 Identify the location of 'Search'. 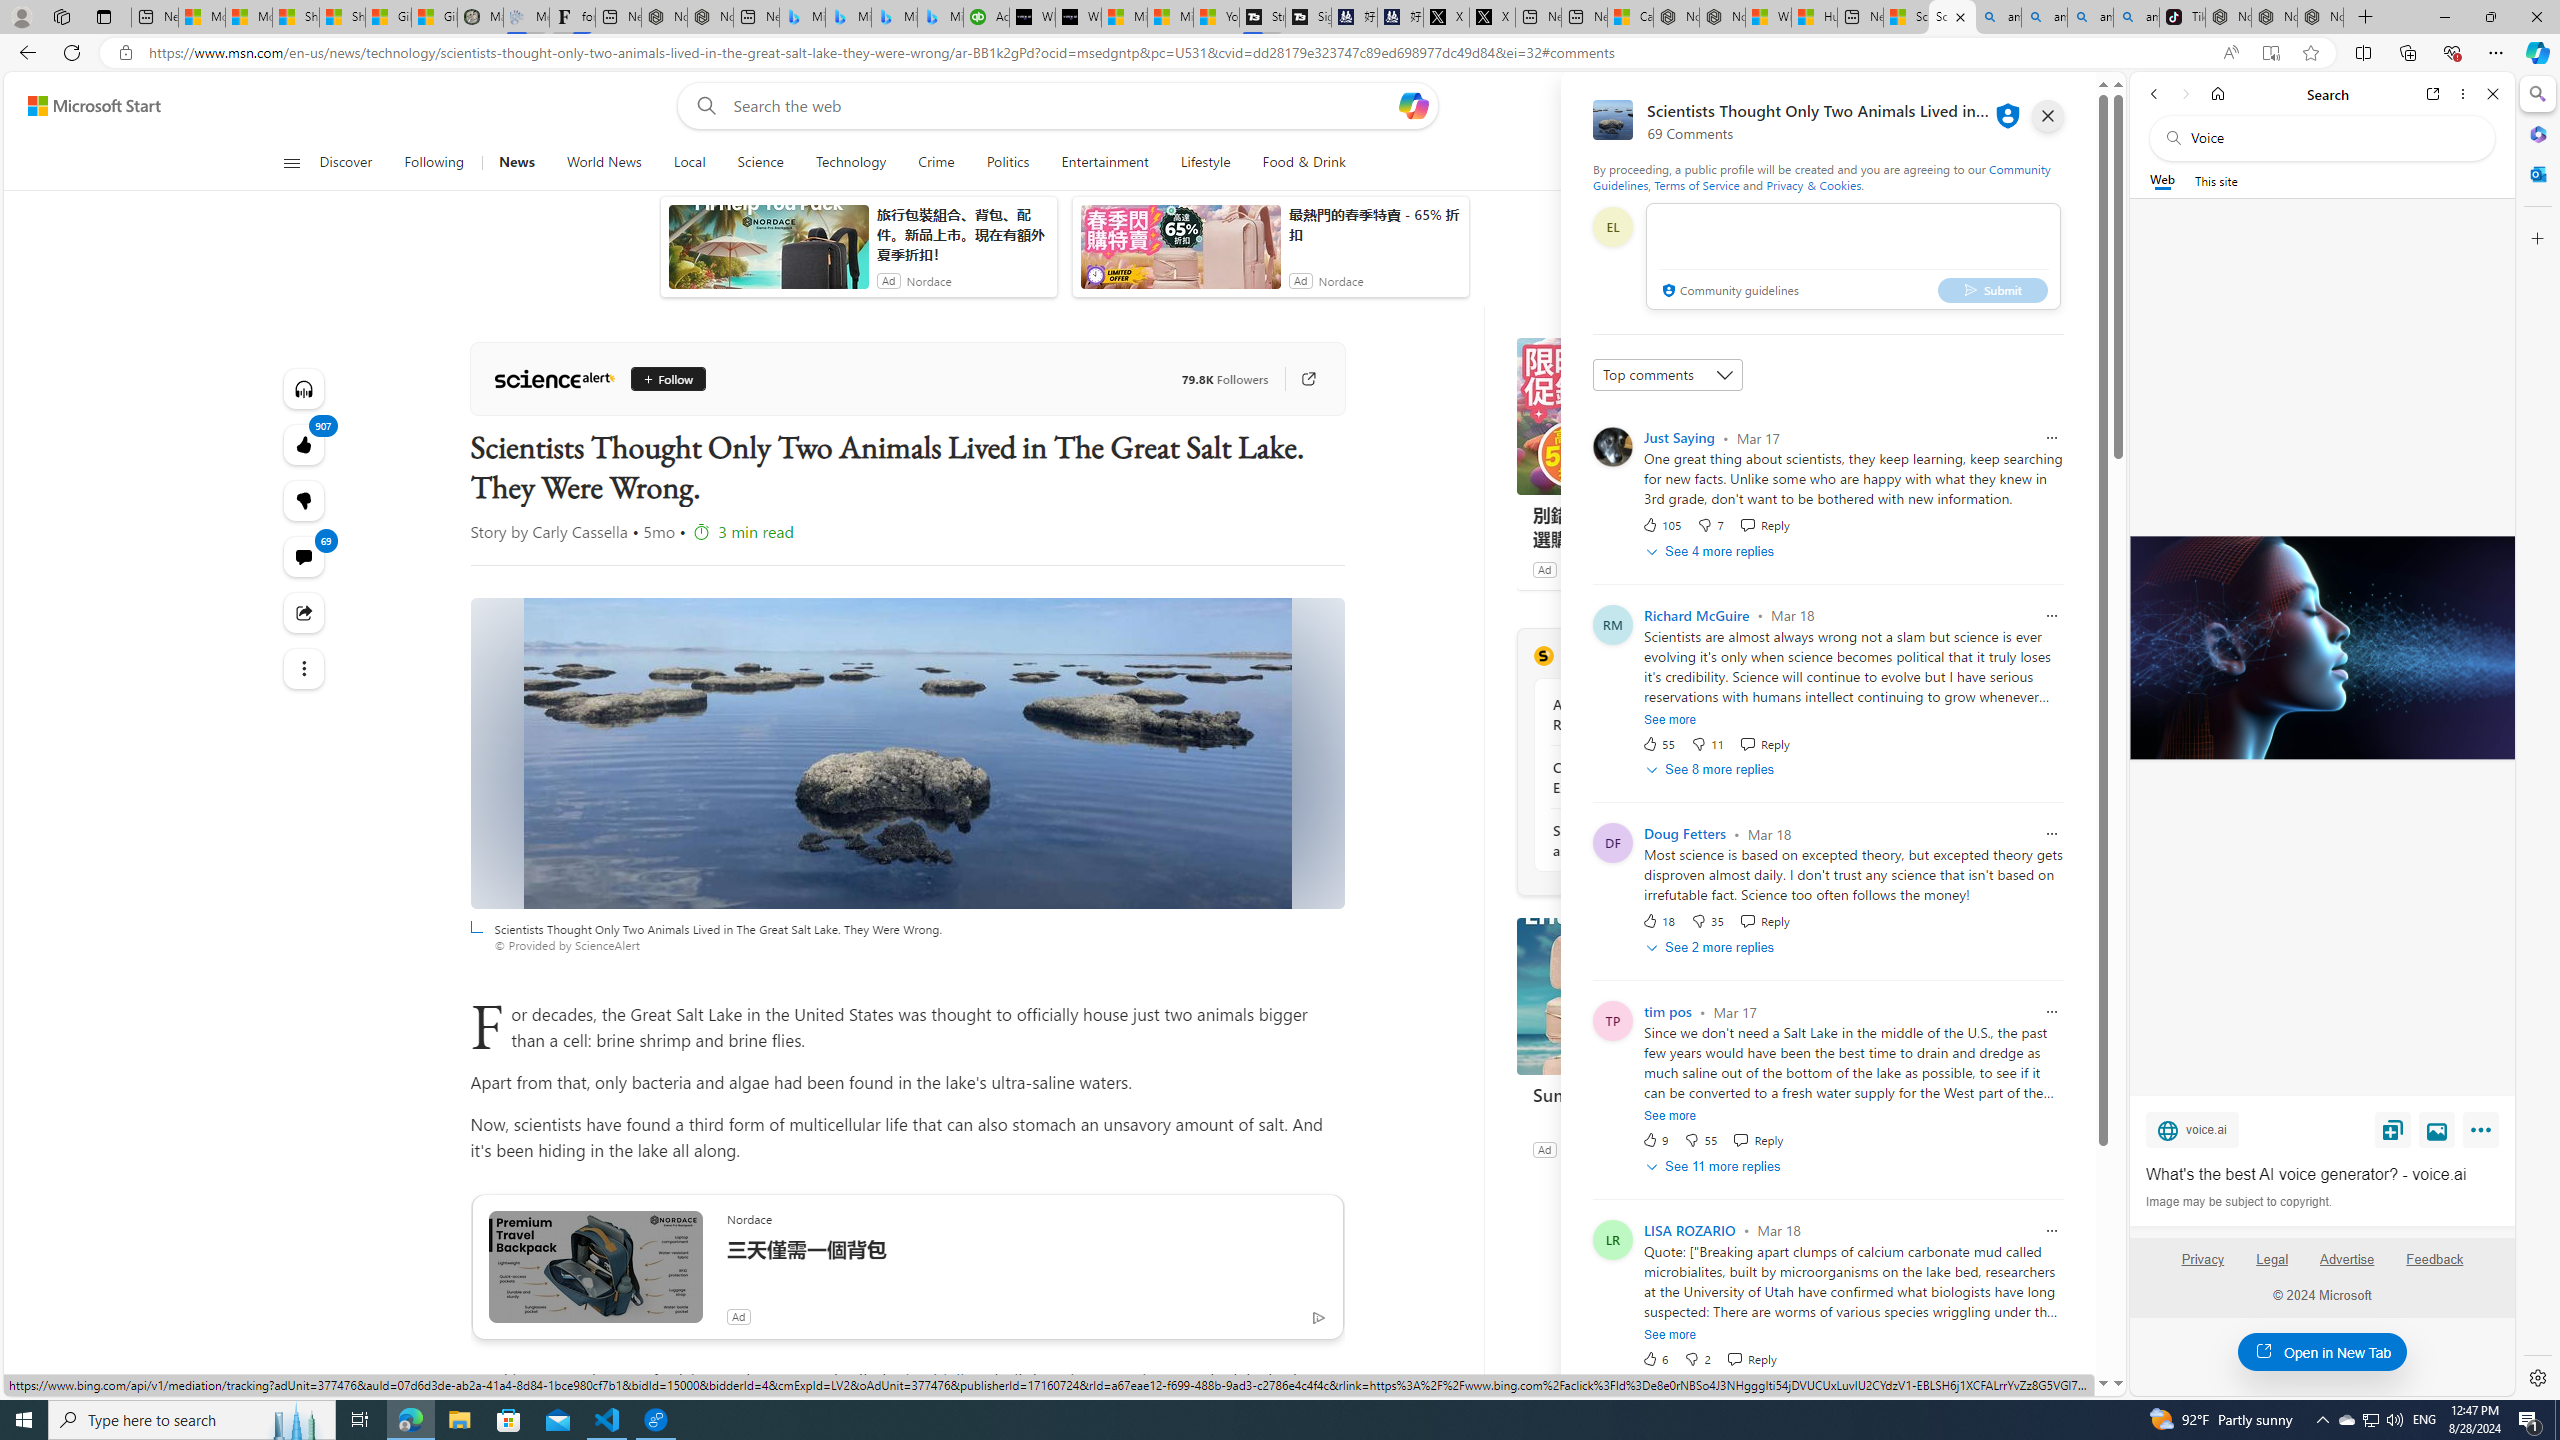
(2535, 93).